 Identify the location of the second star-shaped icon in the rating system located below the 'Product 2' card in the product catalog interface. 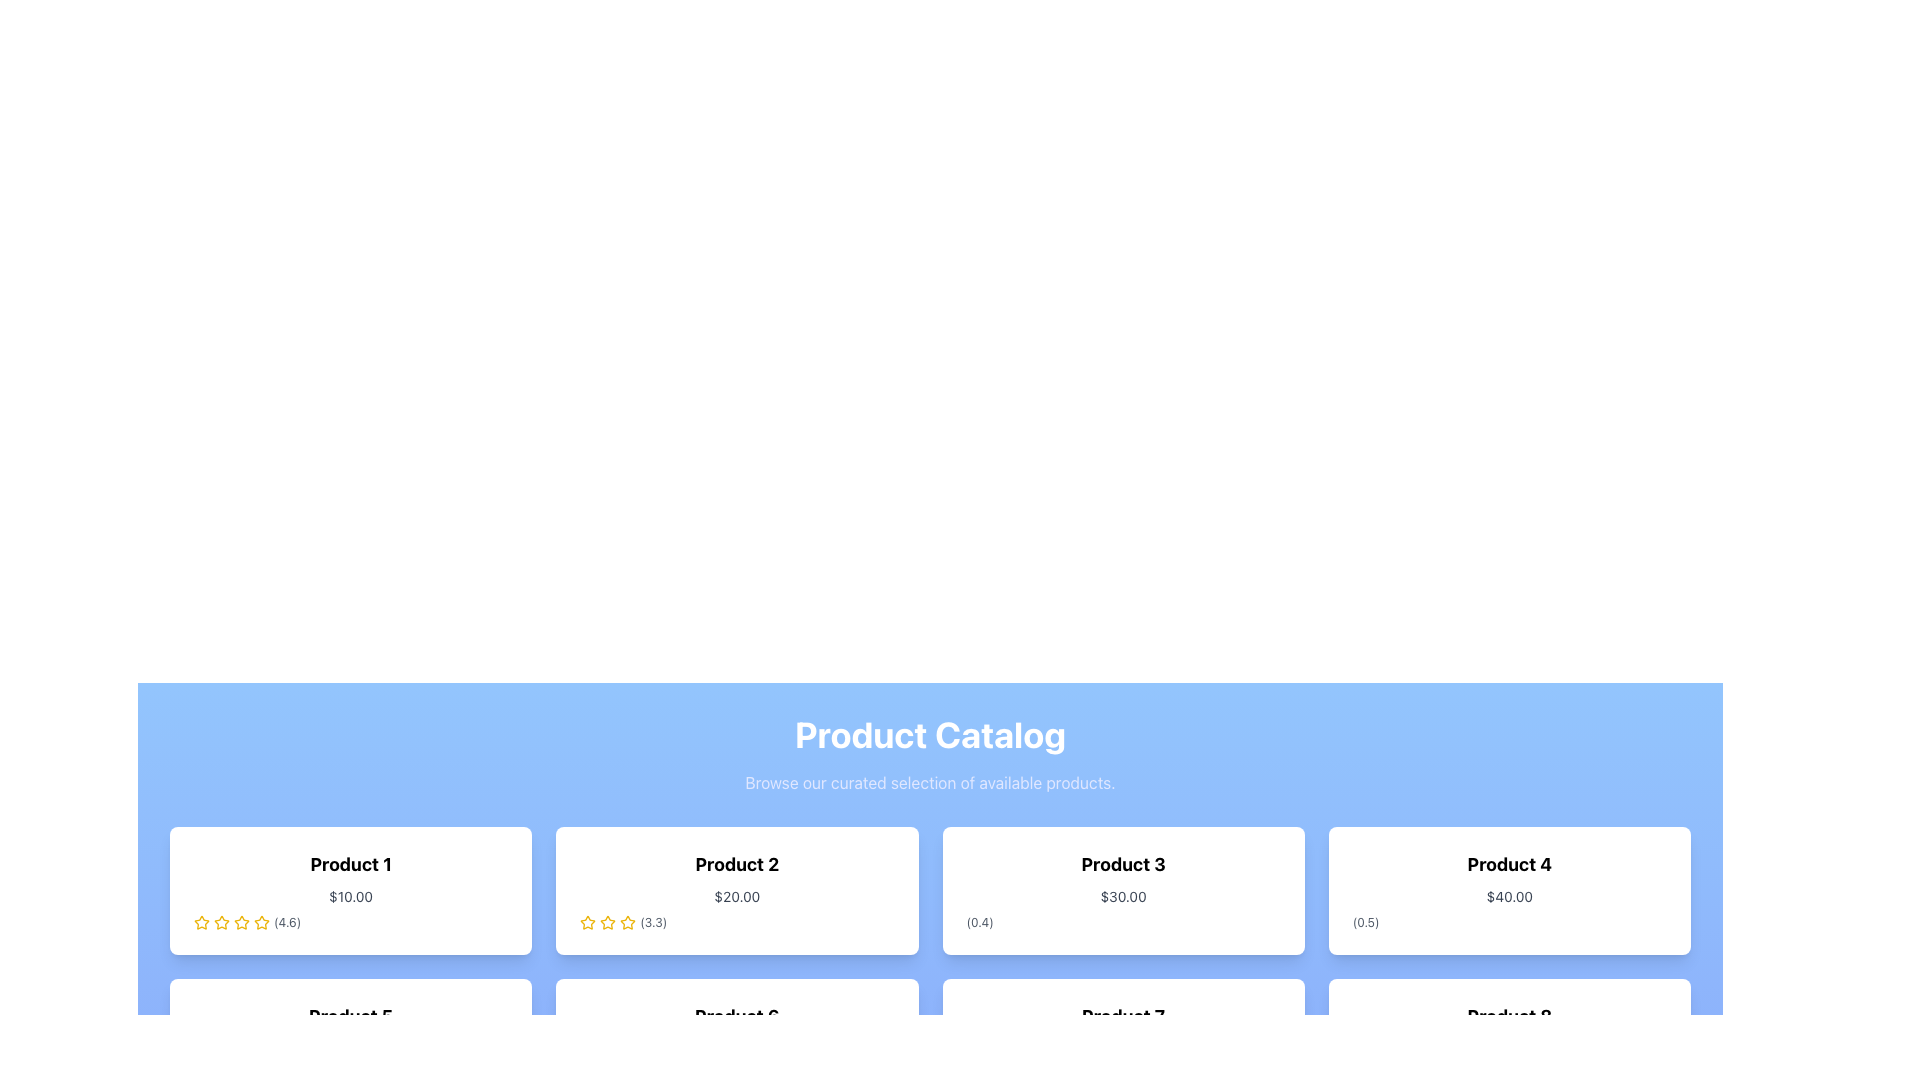
(627, 922).